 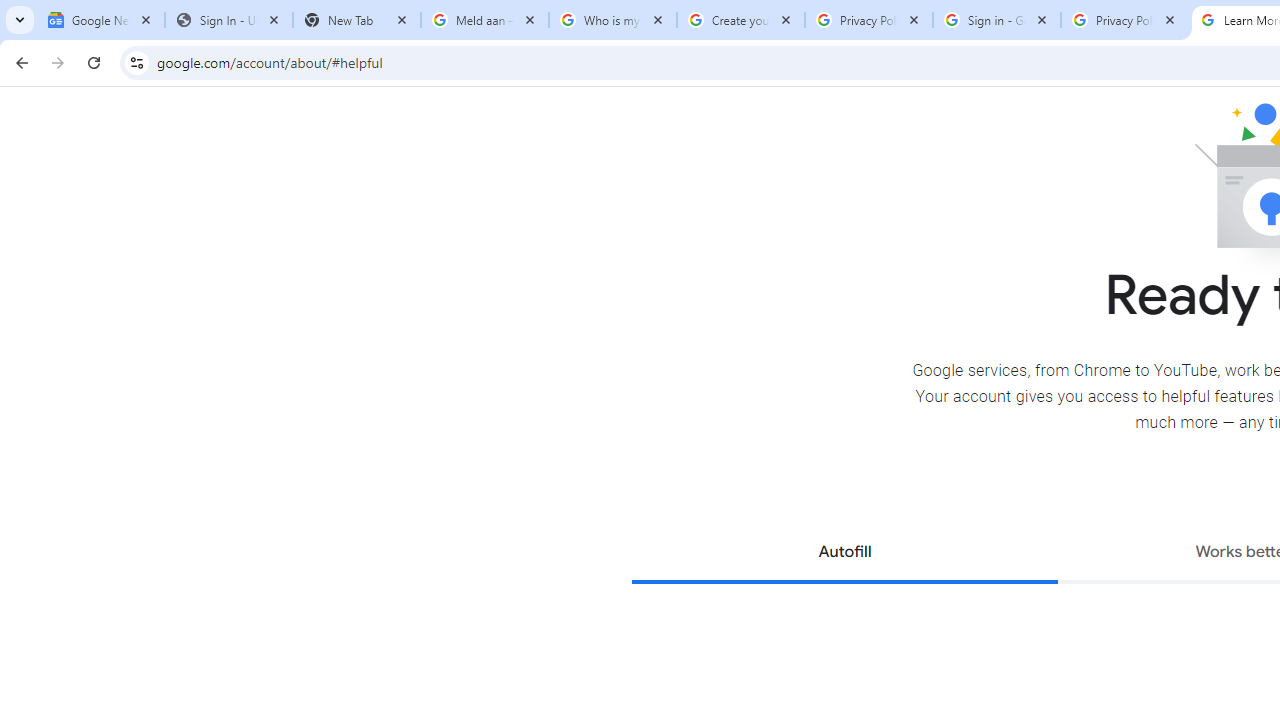 What do you see at coordinates (997, 20) in the screenshot?
I see `'Sign in - Google Accounts'` at bounding box center [997, 20].